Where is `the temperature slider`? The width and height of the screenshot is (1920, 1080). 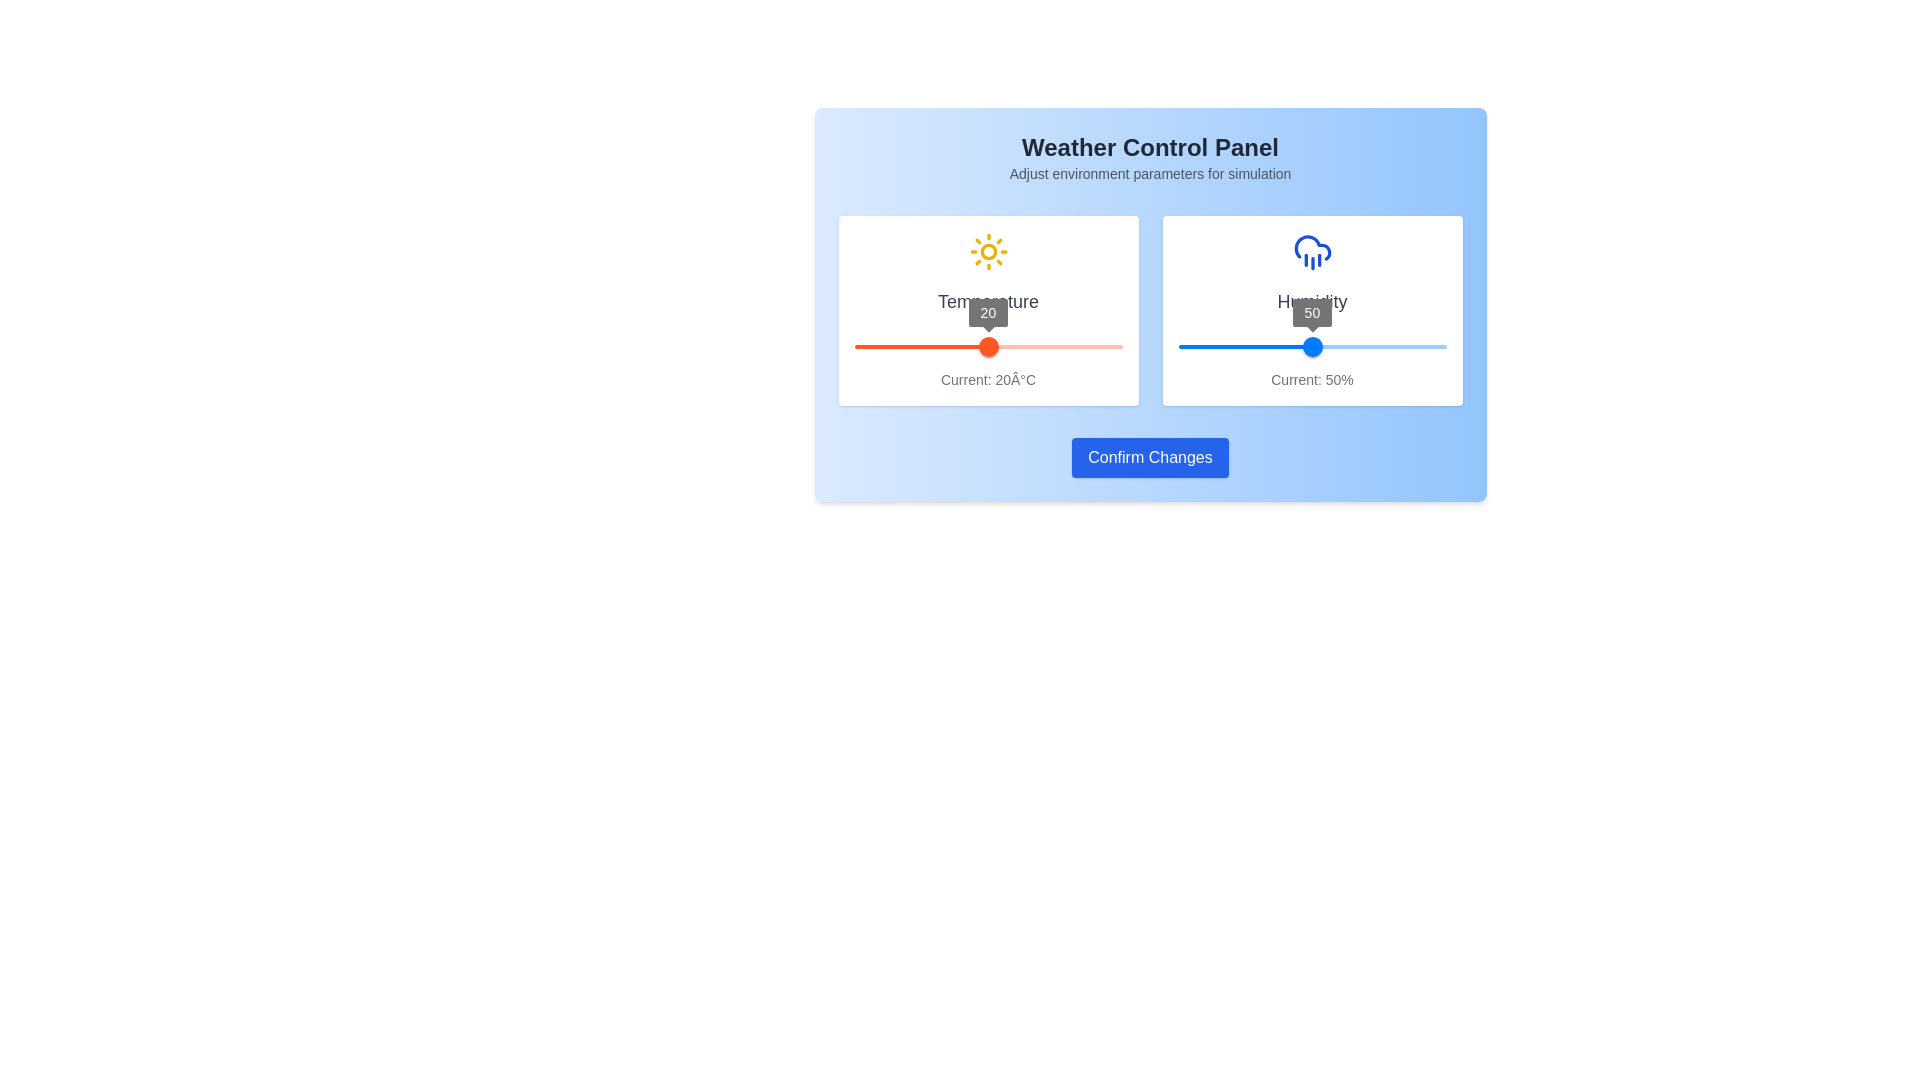
the temperature slider is located at coordinates (893, 346).